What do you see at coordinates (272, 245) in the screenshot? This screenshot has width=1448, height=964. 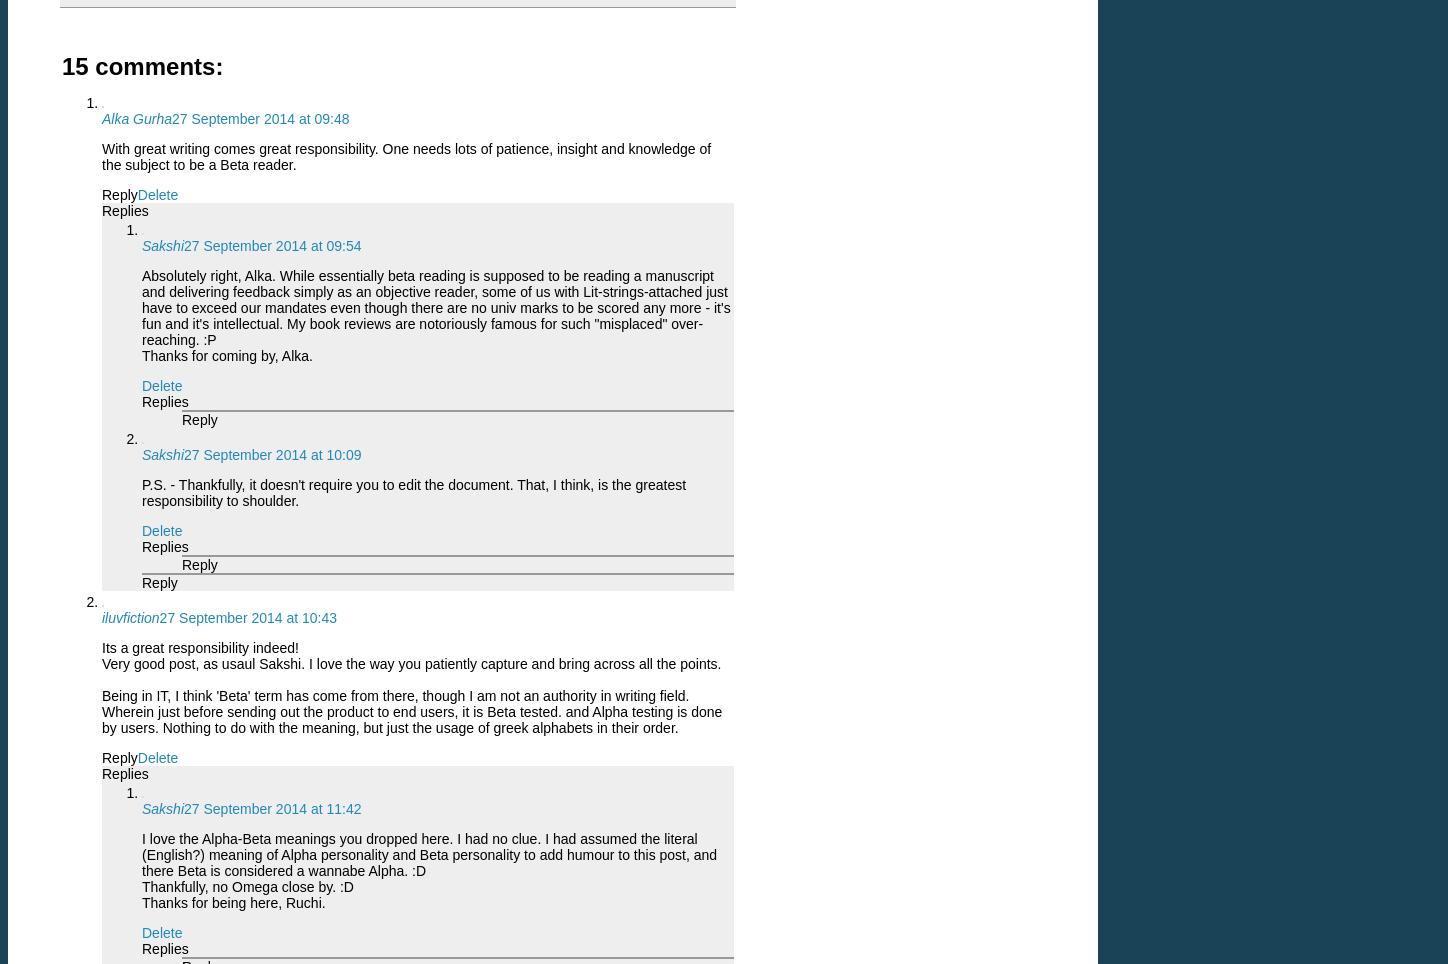 I see `'27 September 2014 at 09:54'` at bounding box center [272, 245].